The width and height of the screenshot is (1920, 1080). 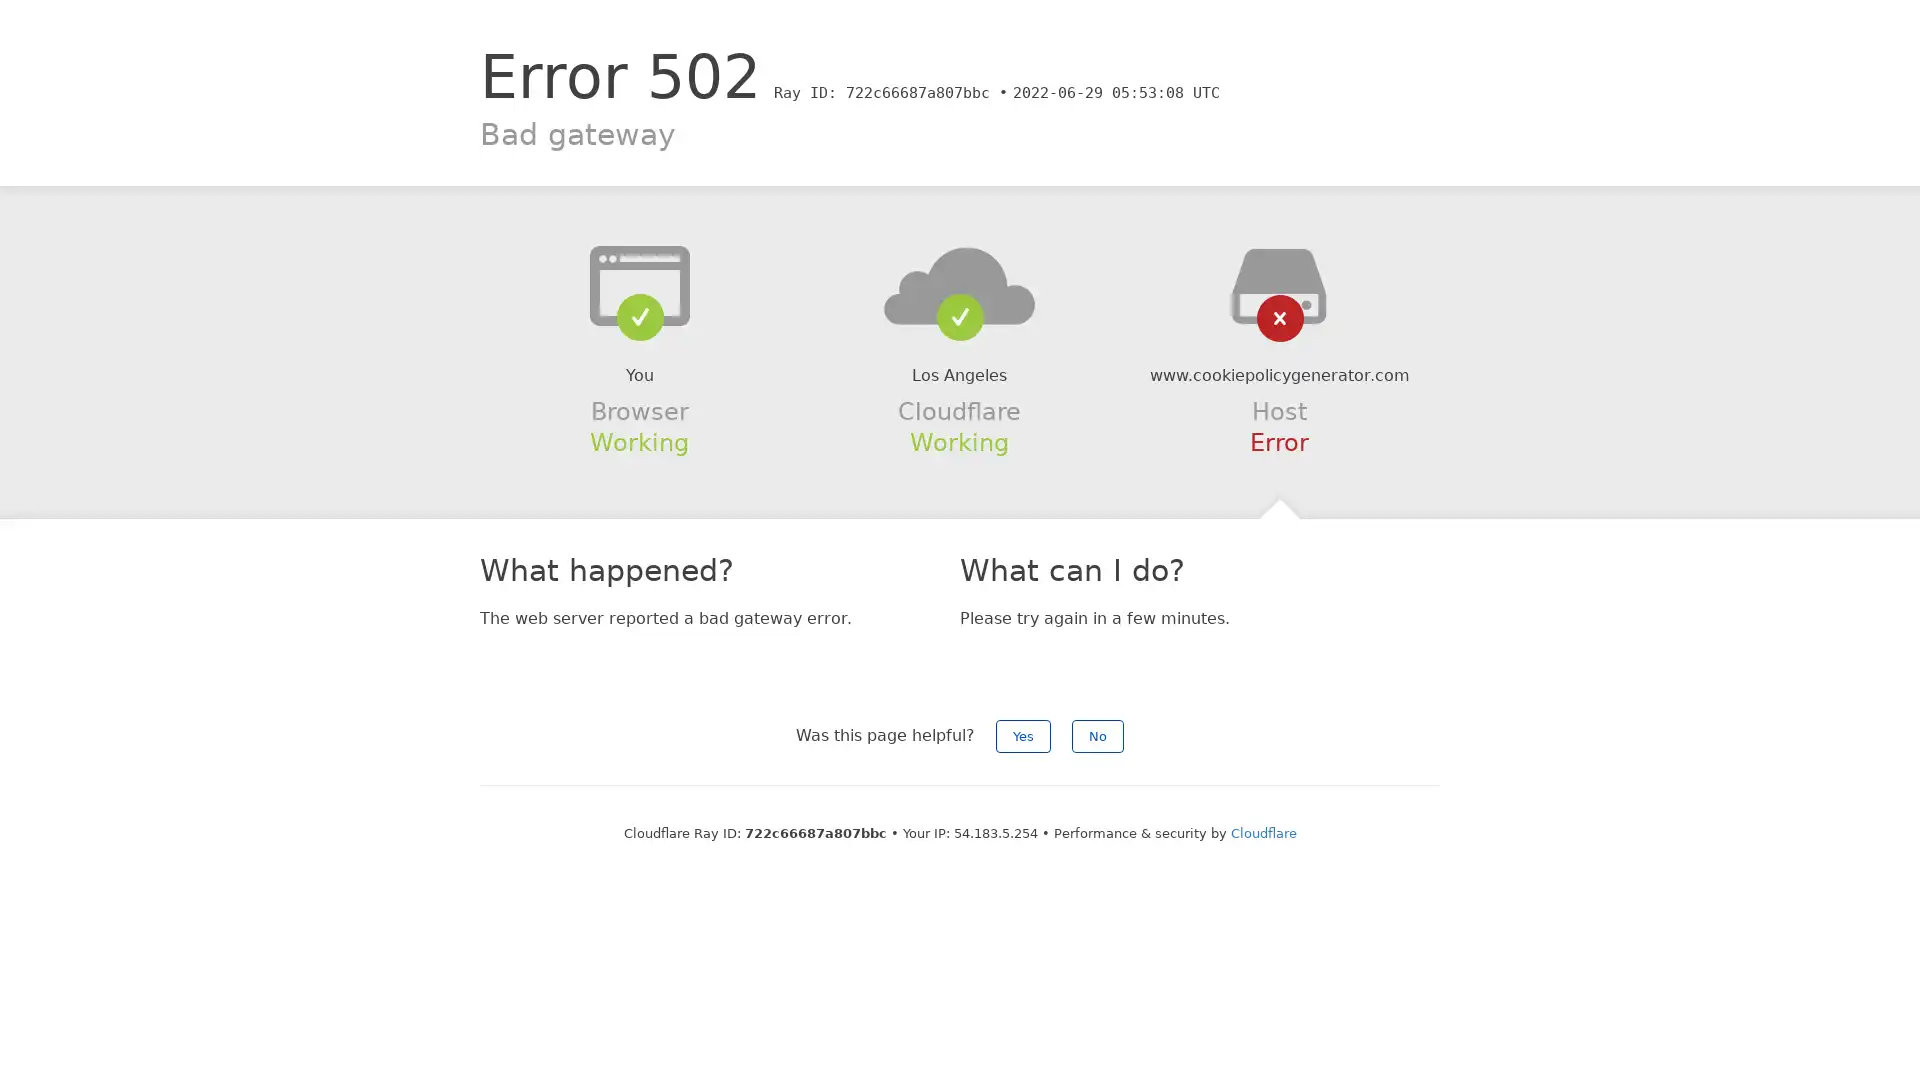 I want to click on No, so click(x=1097, y=736).